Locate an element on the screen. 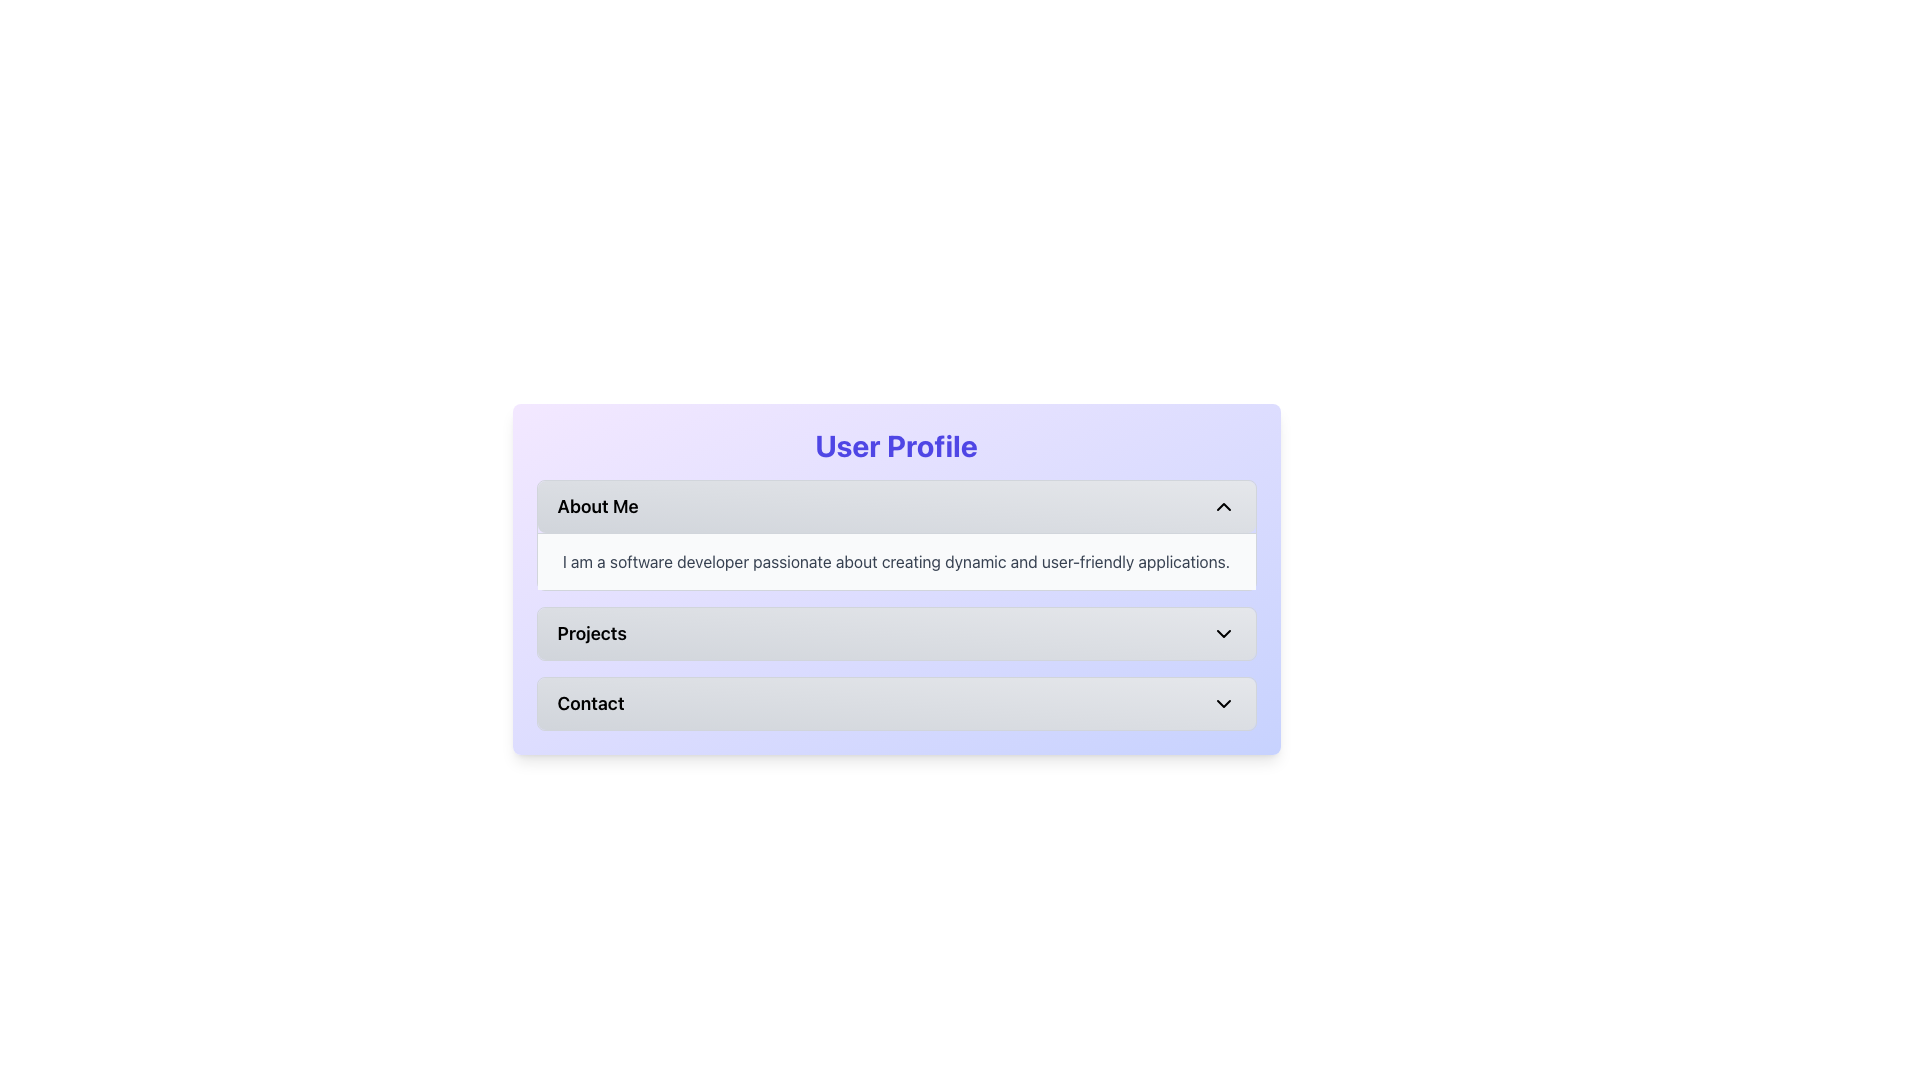 The height and width of the screenshot is (1080, 1920). the 'Contact' button, which is a rectangular button with rounded corners and a light gray gradient background, located below the 'About Me' and 'Projects' buttons is located at coordinates (895, 703).